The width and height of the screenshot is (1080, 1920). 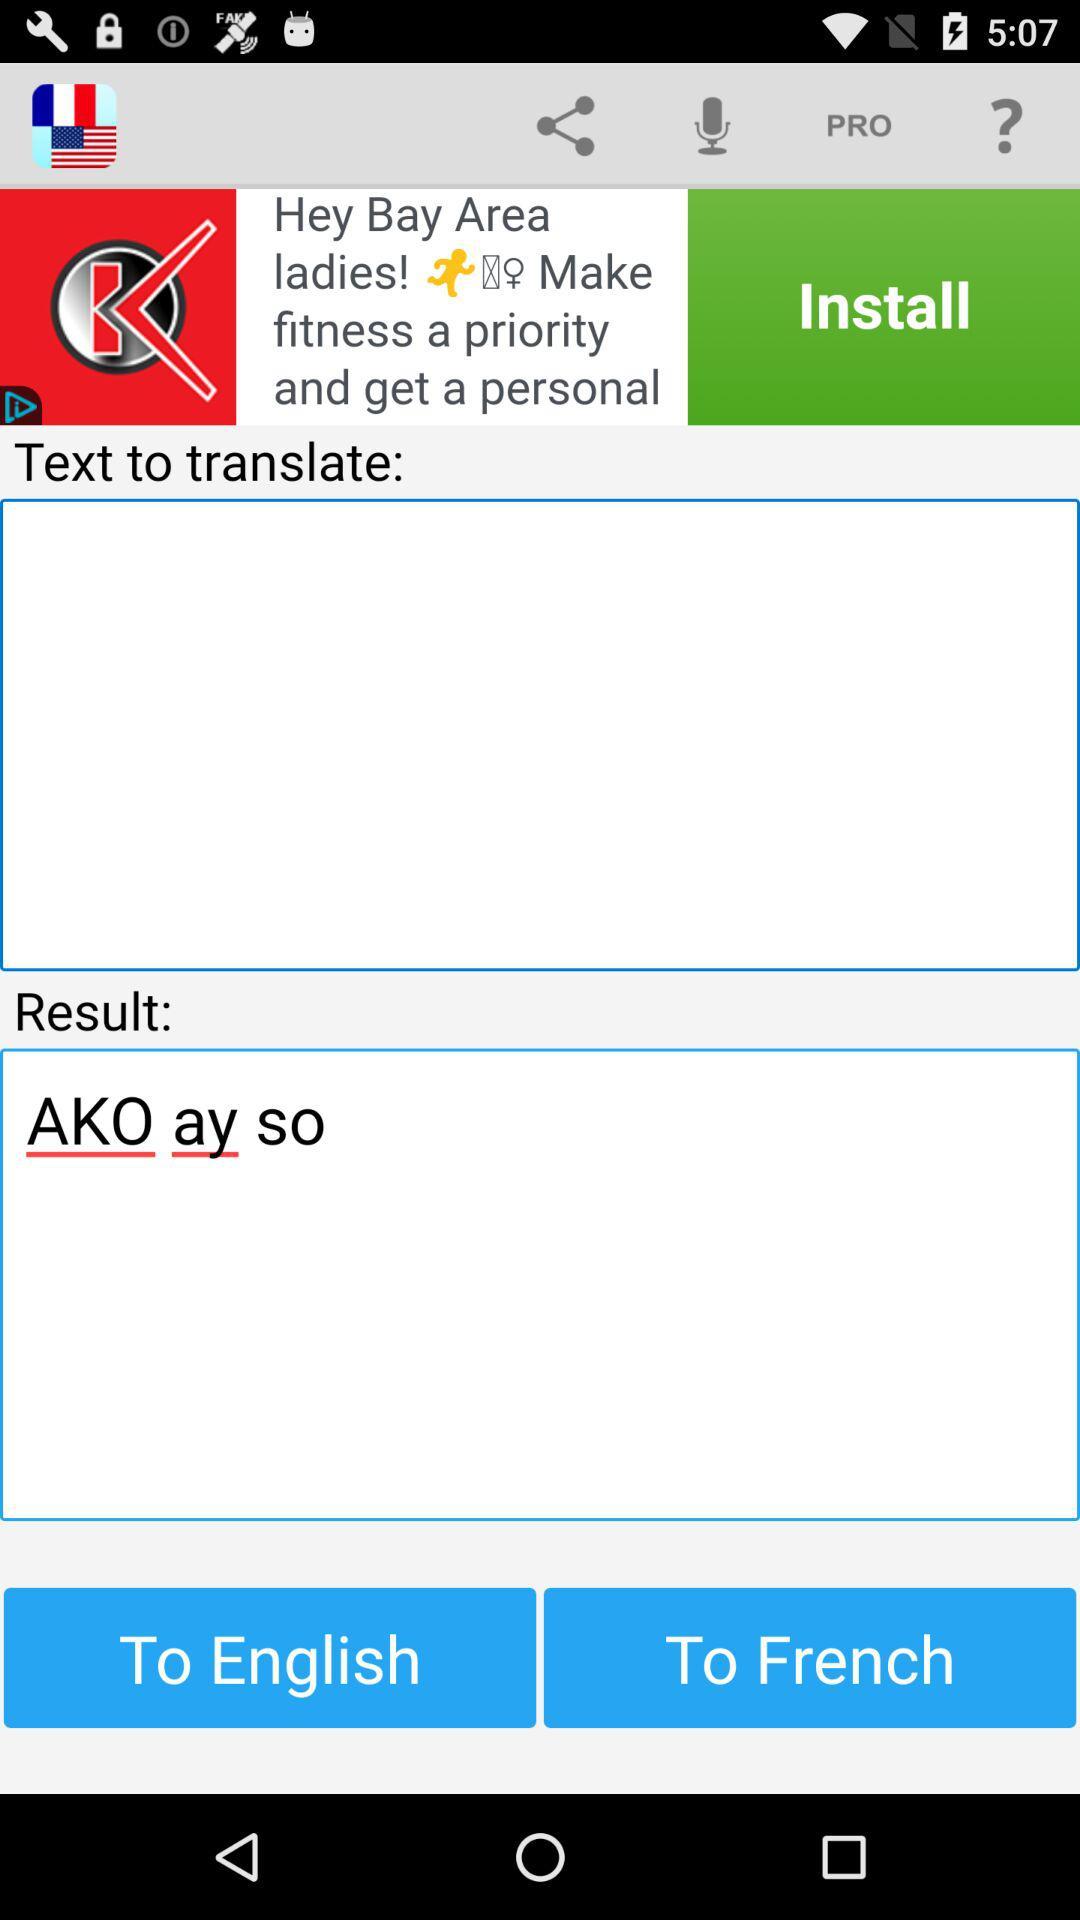 I want to click on the text beside, so click(x=858, y=124).